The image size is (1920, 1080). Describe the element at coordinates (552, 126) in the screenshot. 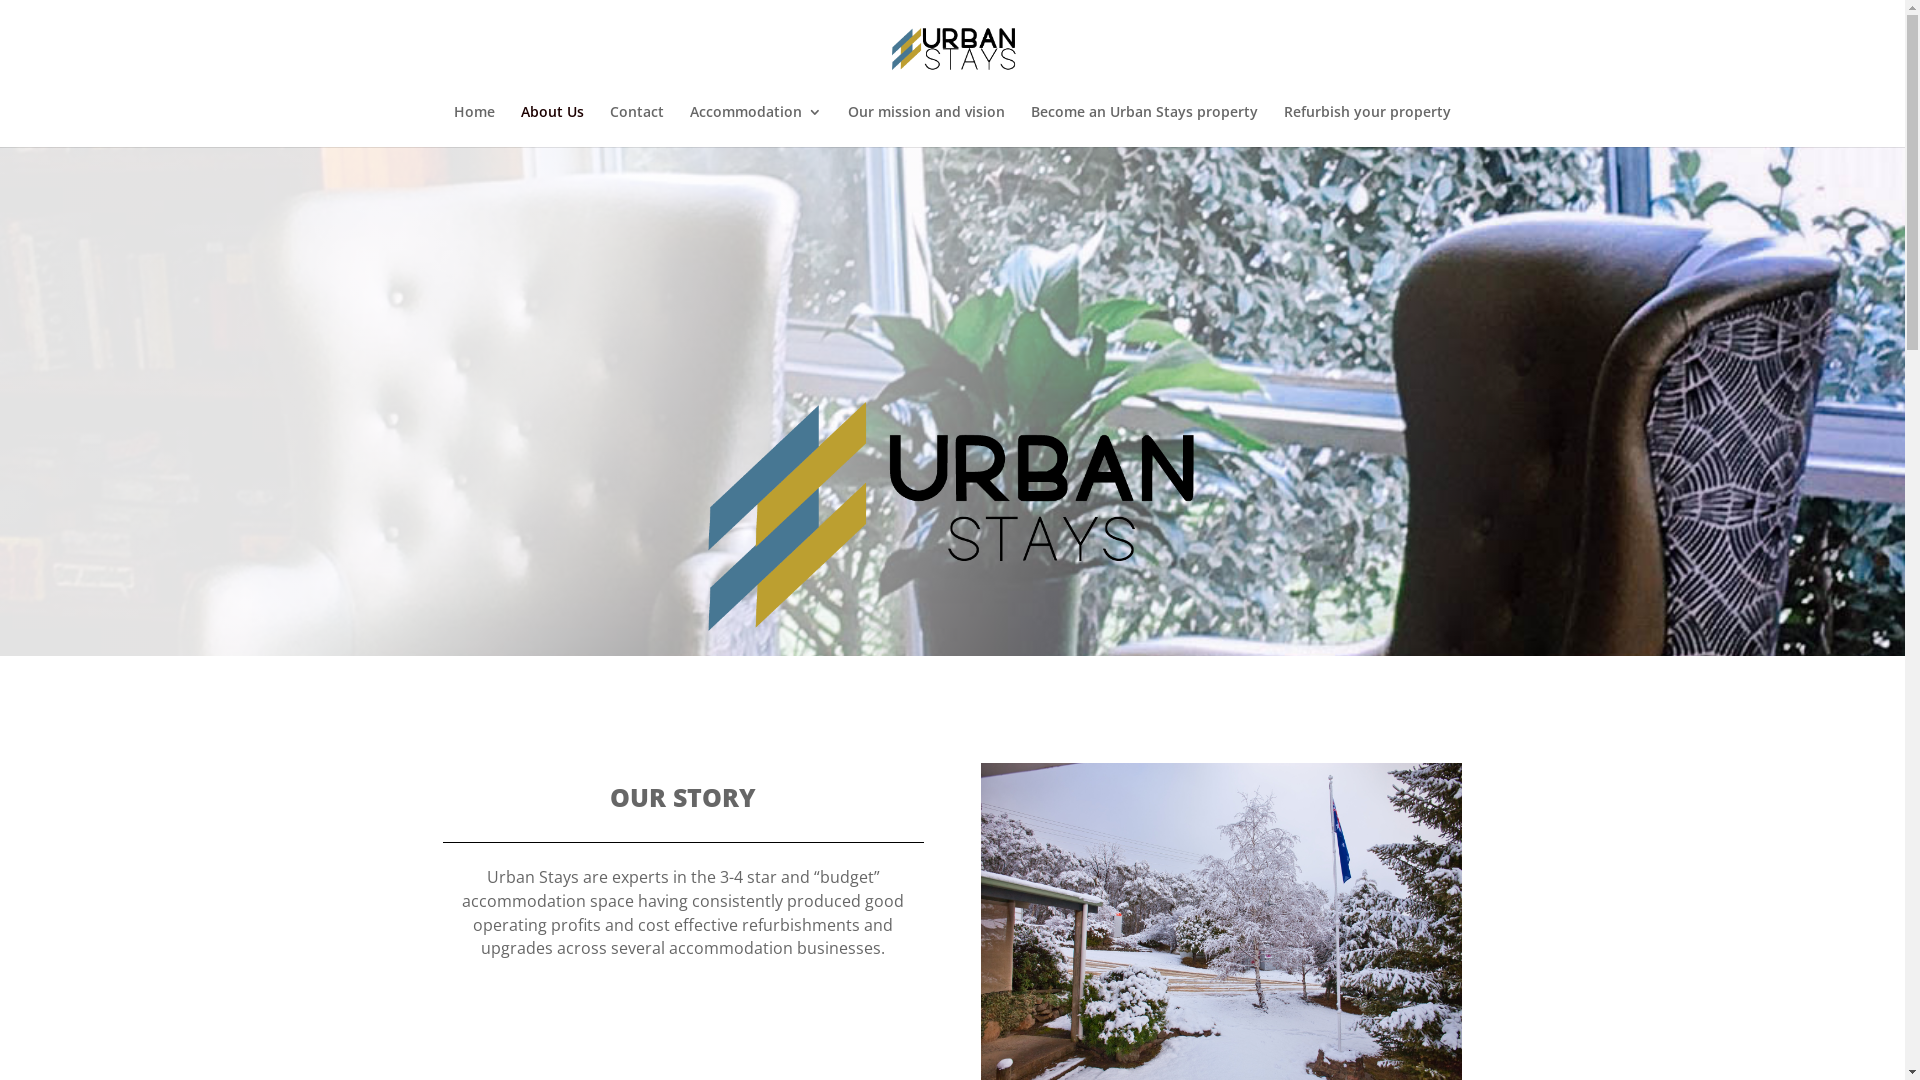

I see `'About Us'` at that location.